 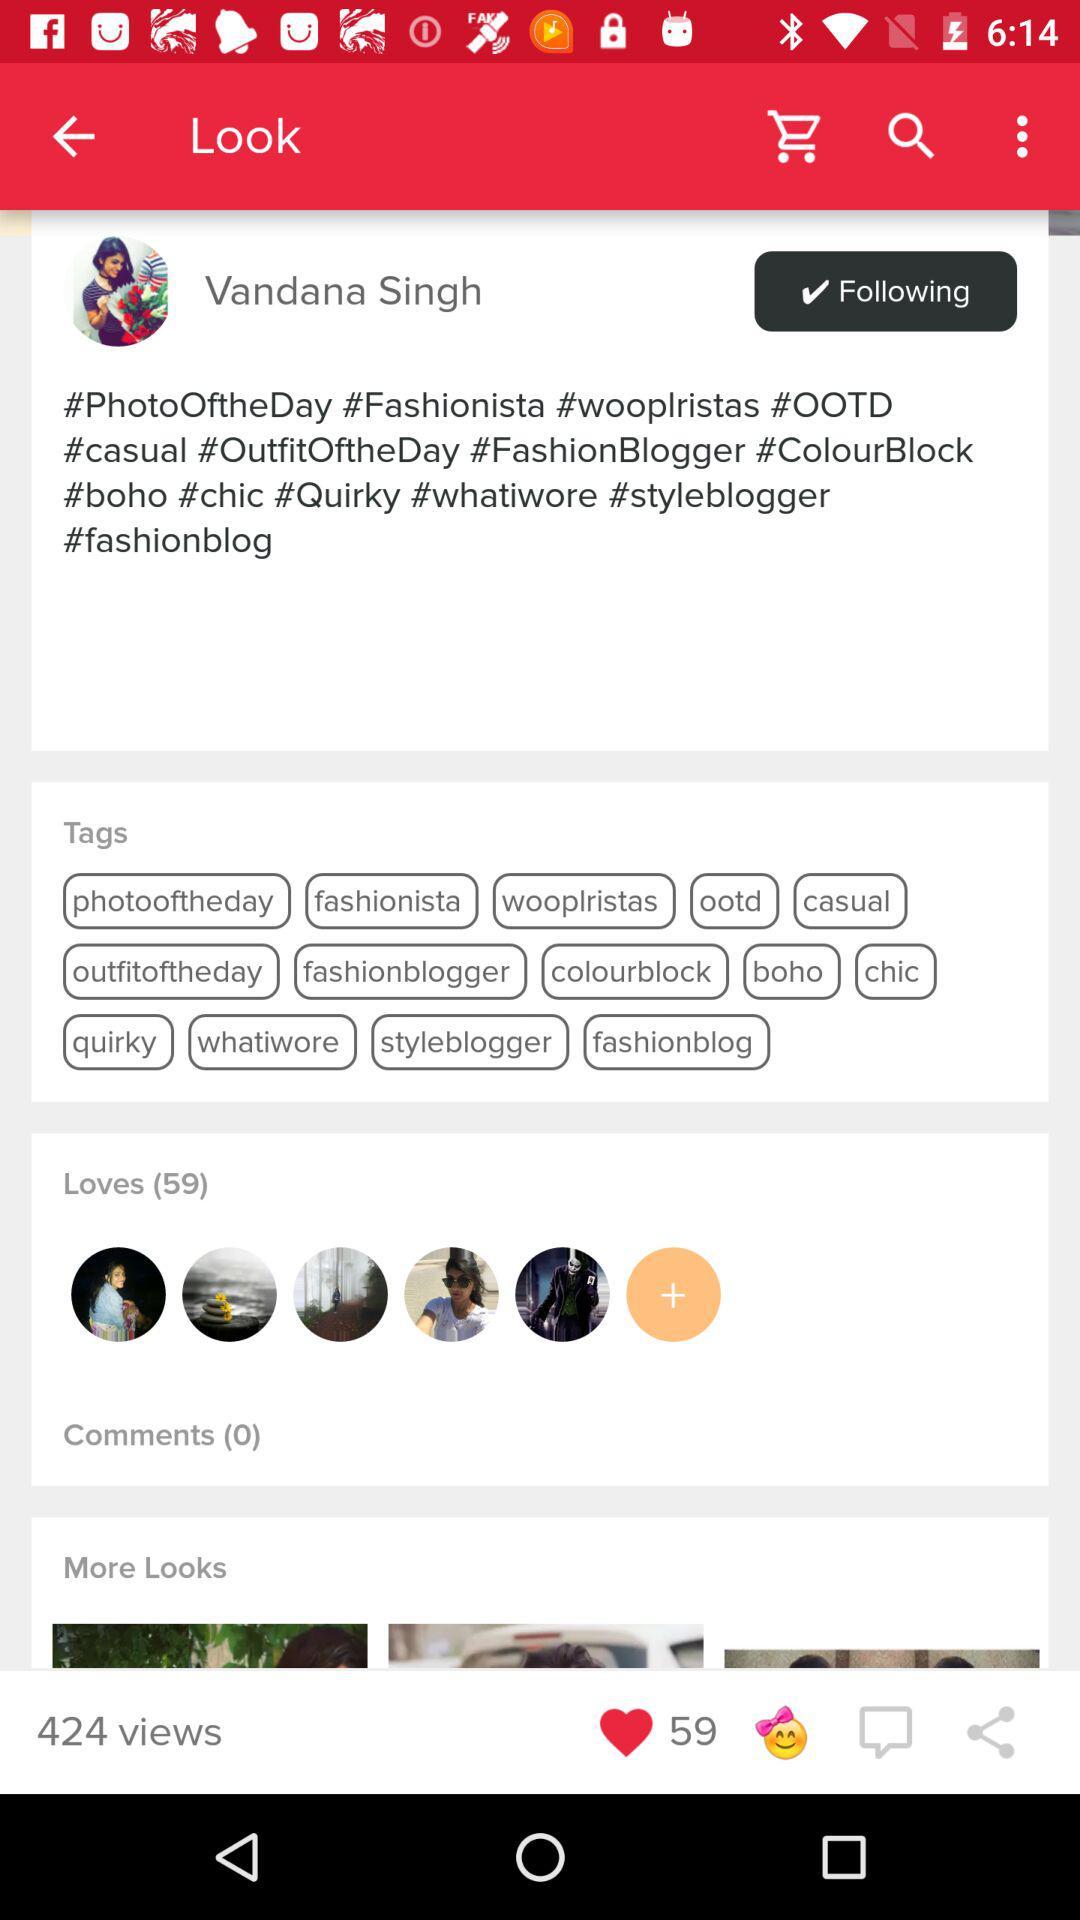 I want to click on person 's page, so click(x=339, y=1294).